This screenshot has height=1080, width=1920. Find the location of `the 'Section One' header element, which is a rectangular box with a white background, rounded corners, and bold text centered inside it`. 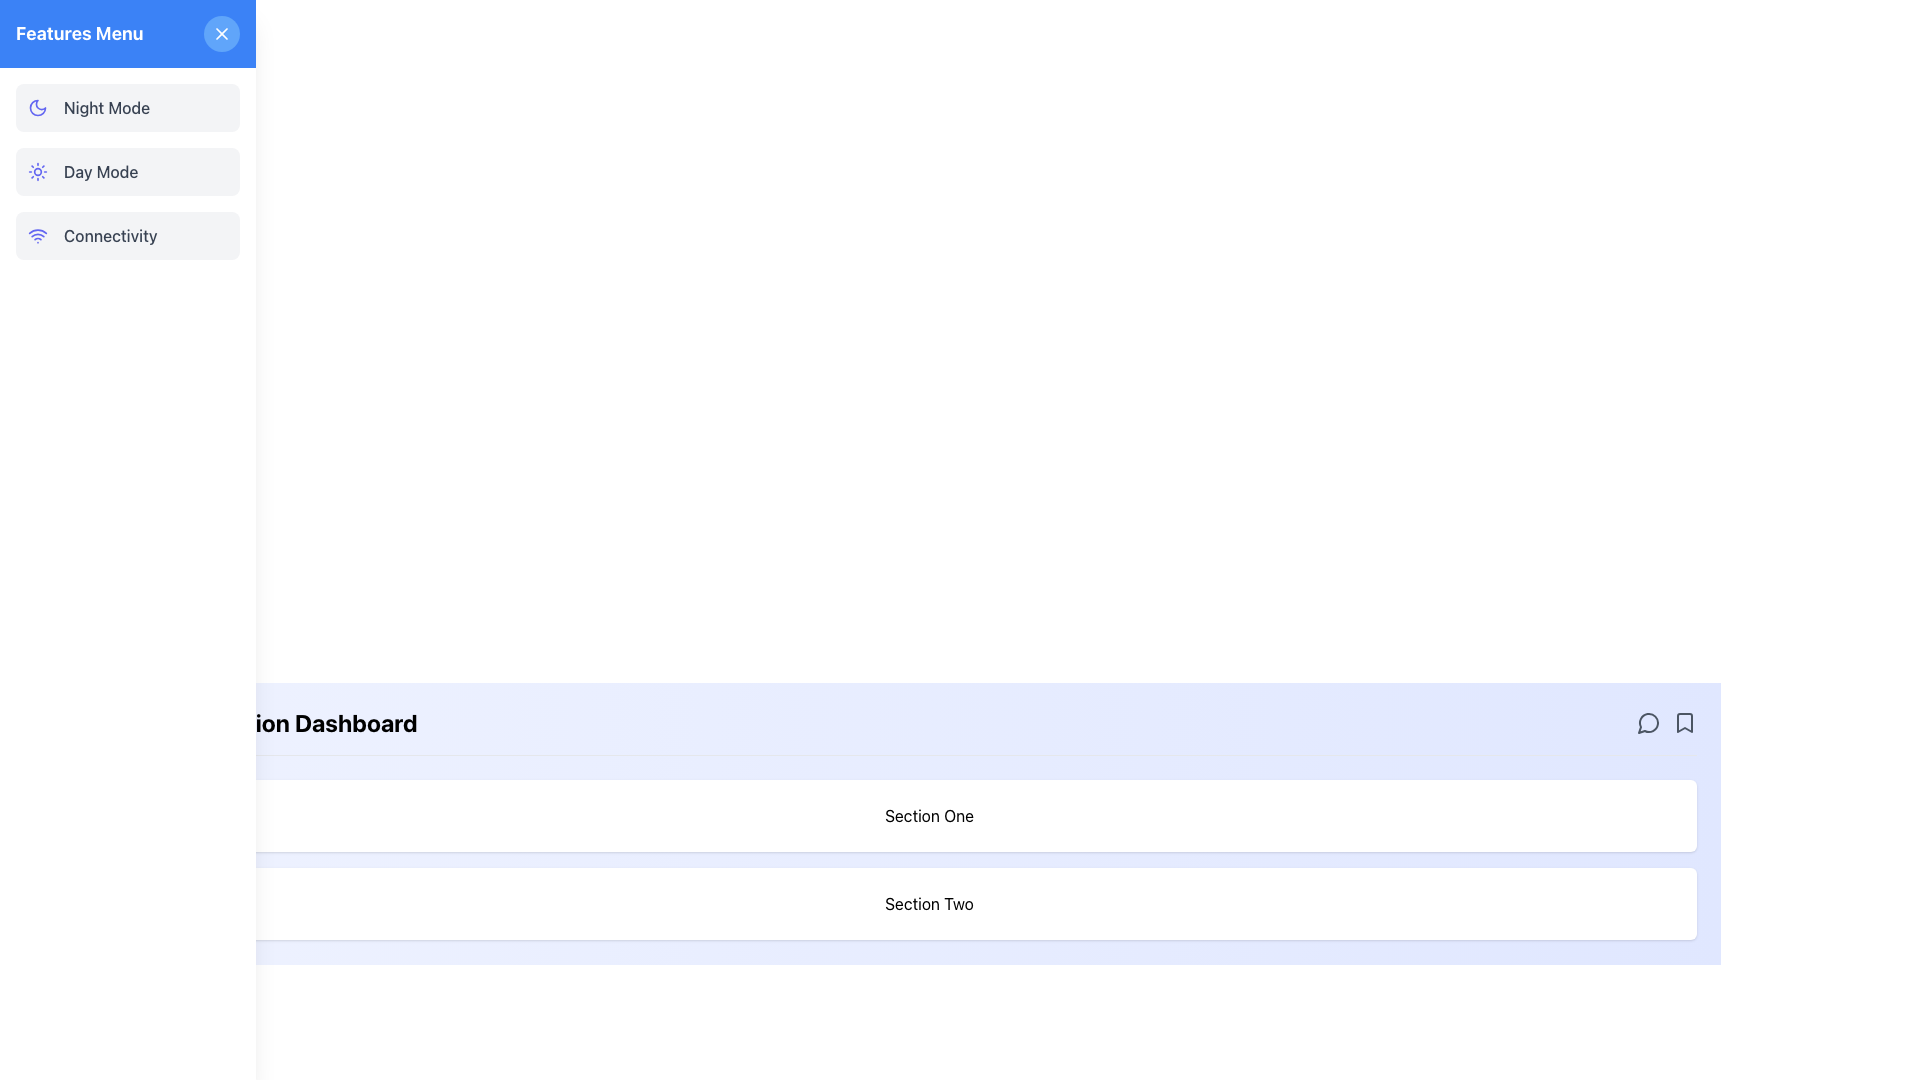

the 'Section One' header element, which is a rectangular box with a white background, rounded corners, and bold text centered inside it is located at coordinates (928, 816).